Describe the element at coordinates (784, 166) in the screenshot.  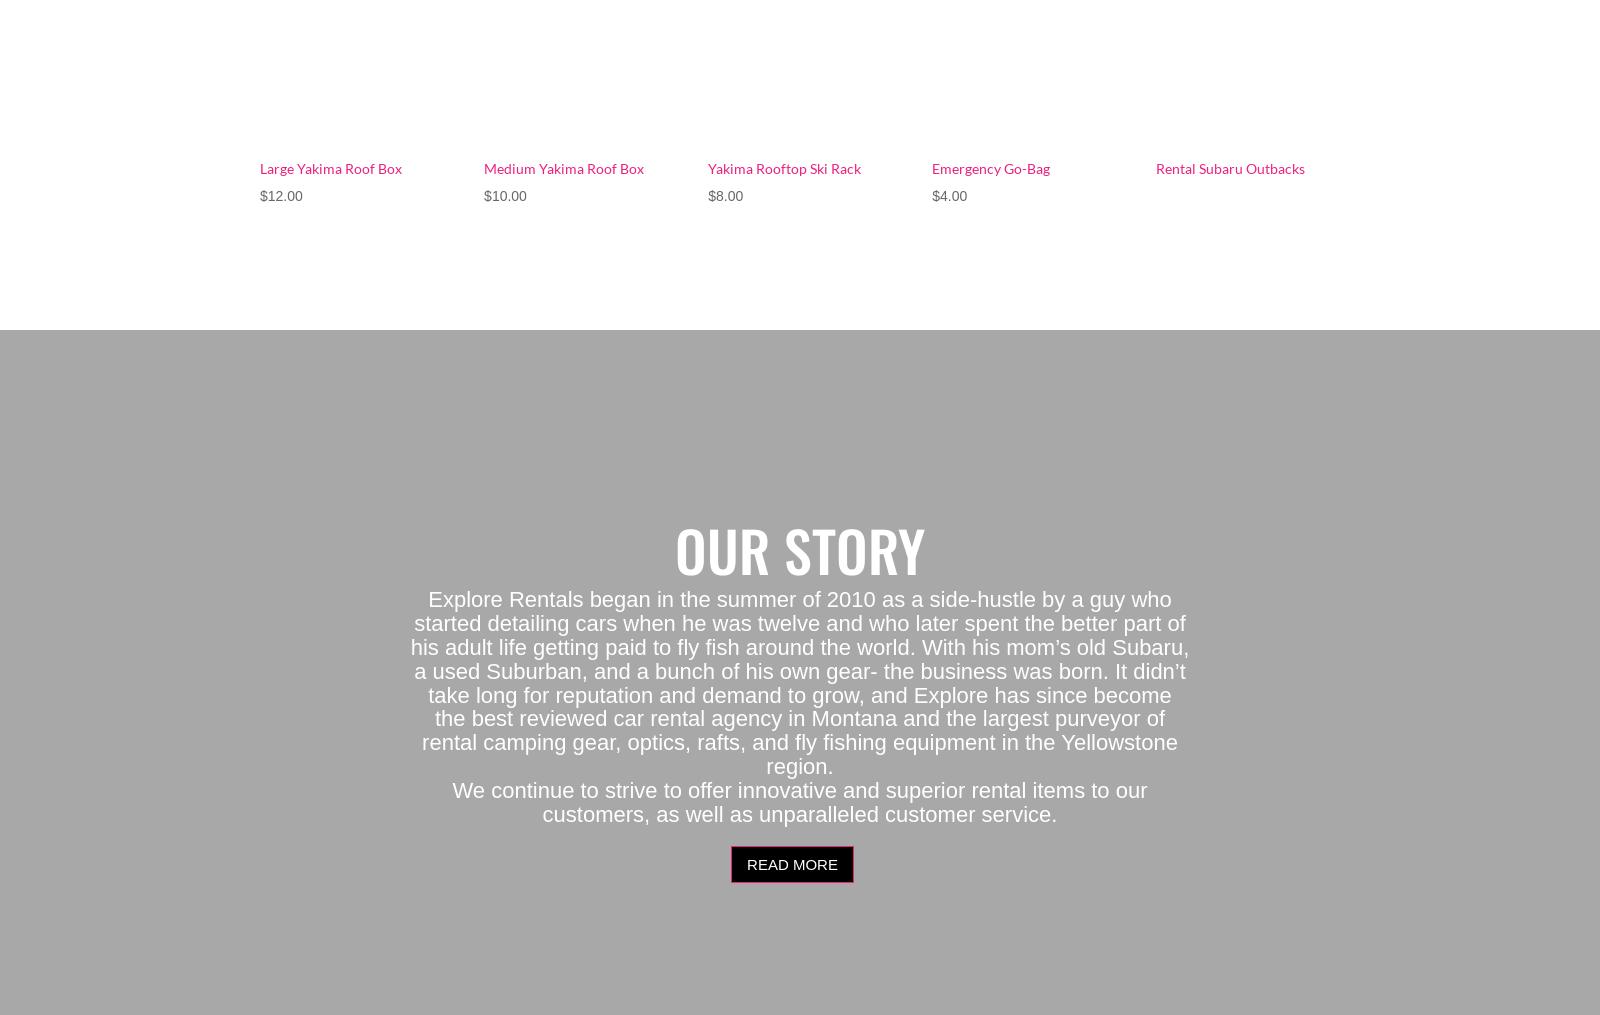
I see `'Yakima Rooftop Ski Rack'` at that location.